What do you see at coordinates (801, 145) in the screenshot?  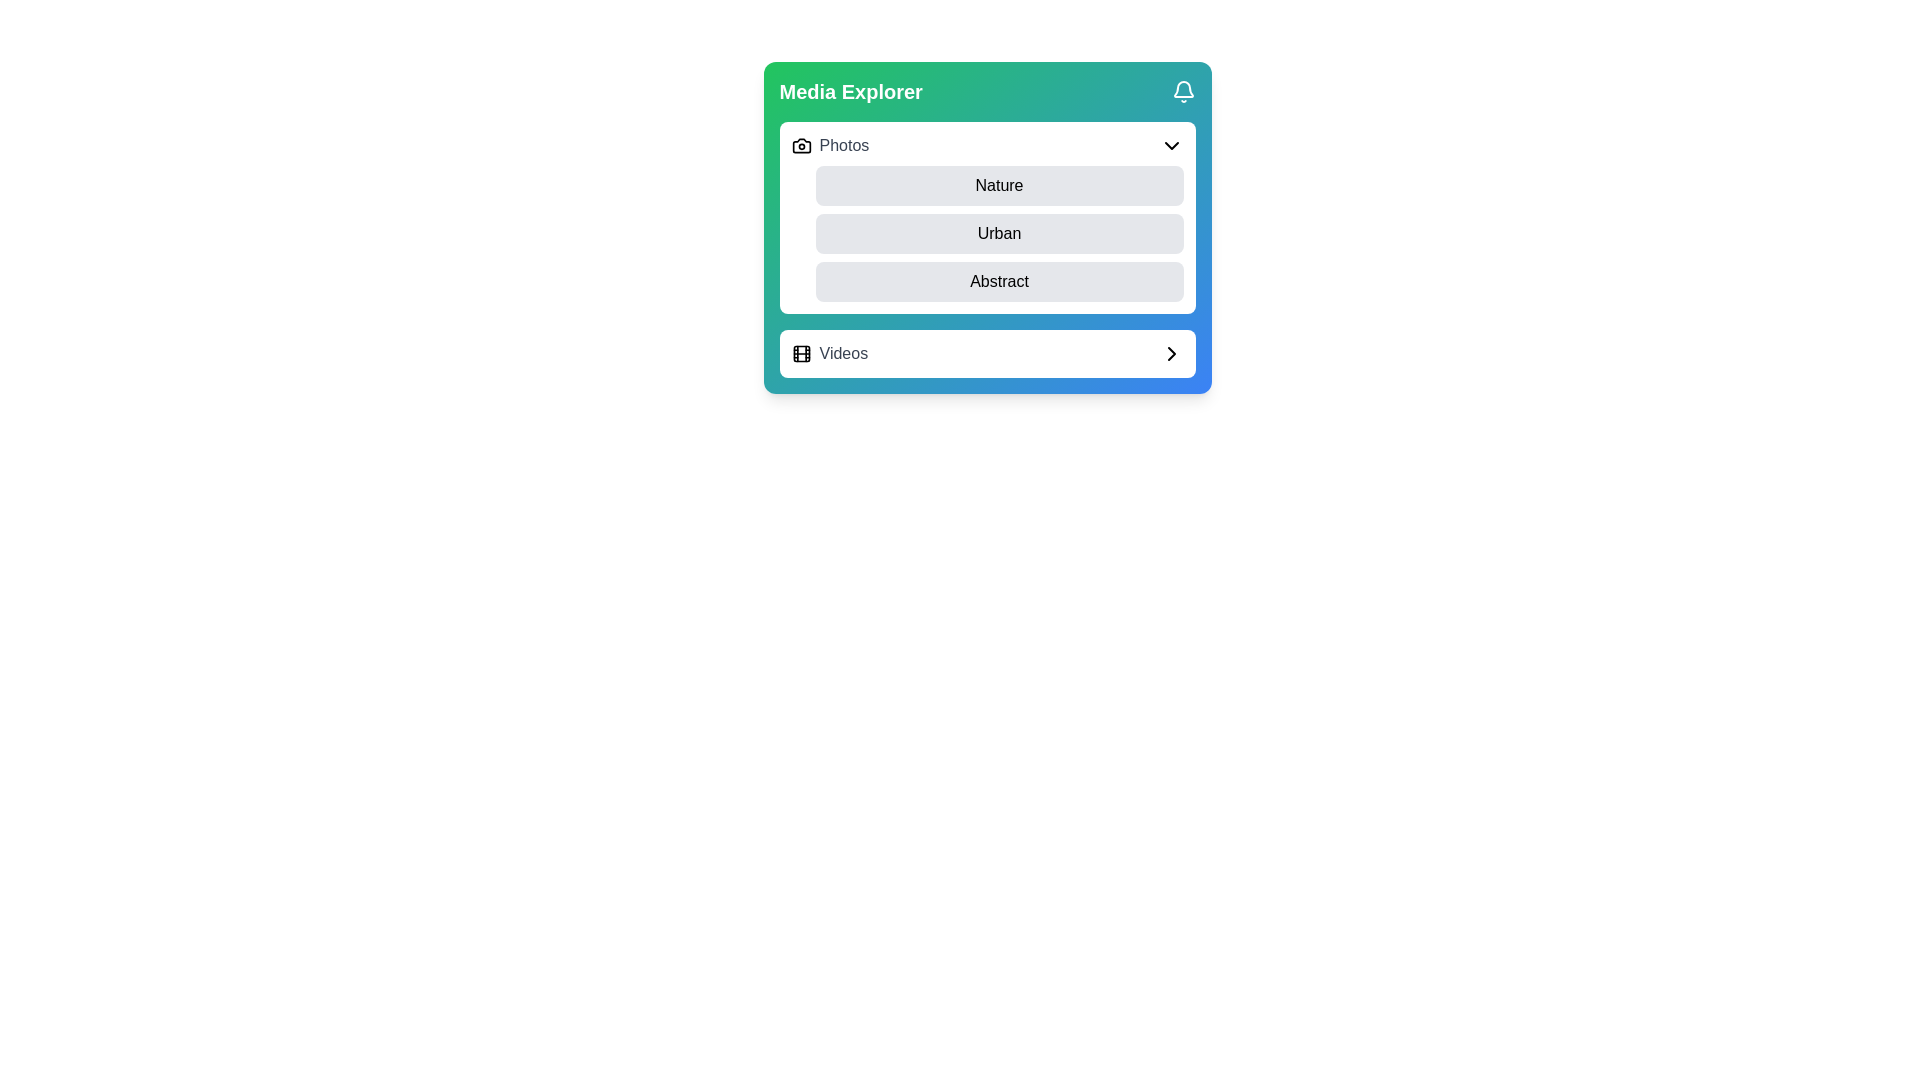 I see `'Photos' icon located within the 'Media Explorer' card on the left side of the dropdown bar` at bounding box center [801, 145].